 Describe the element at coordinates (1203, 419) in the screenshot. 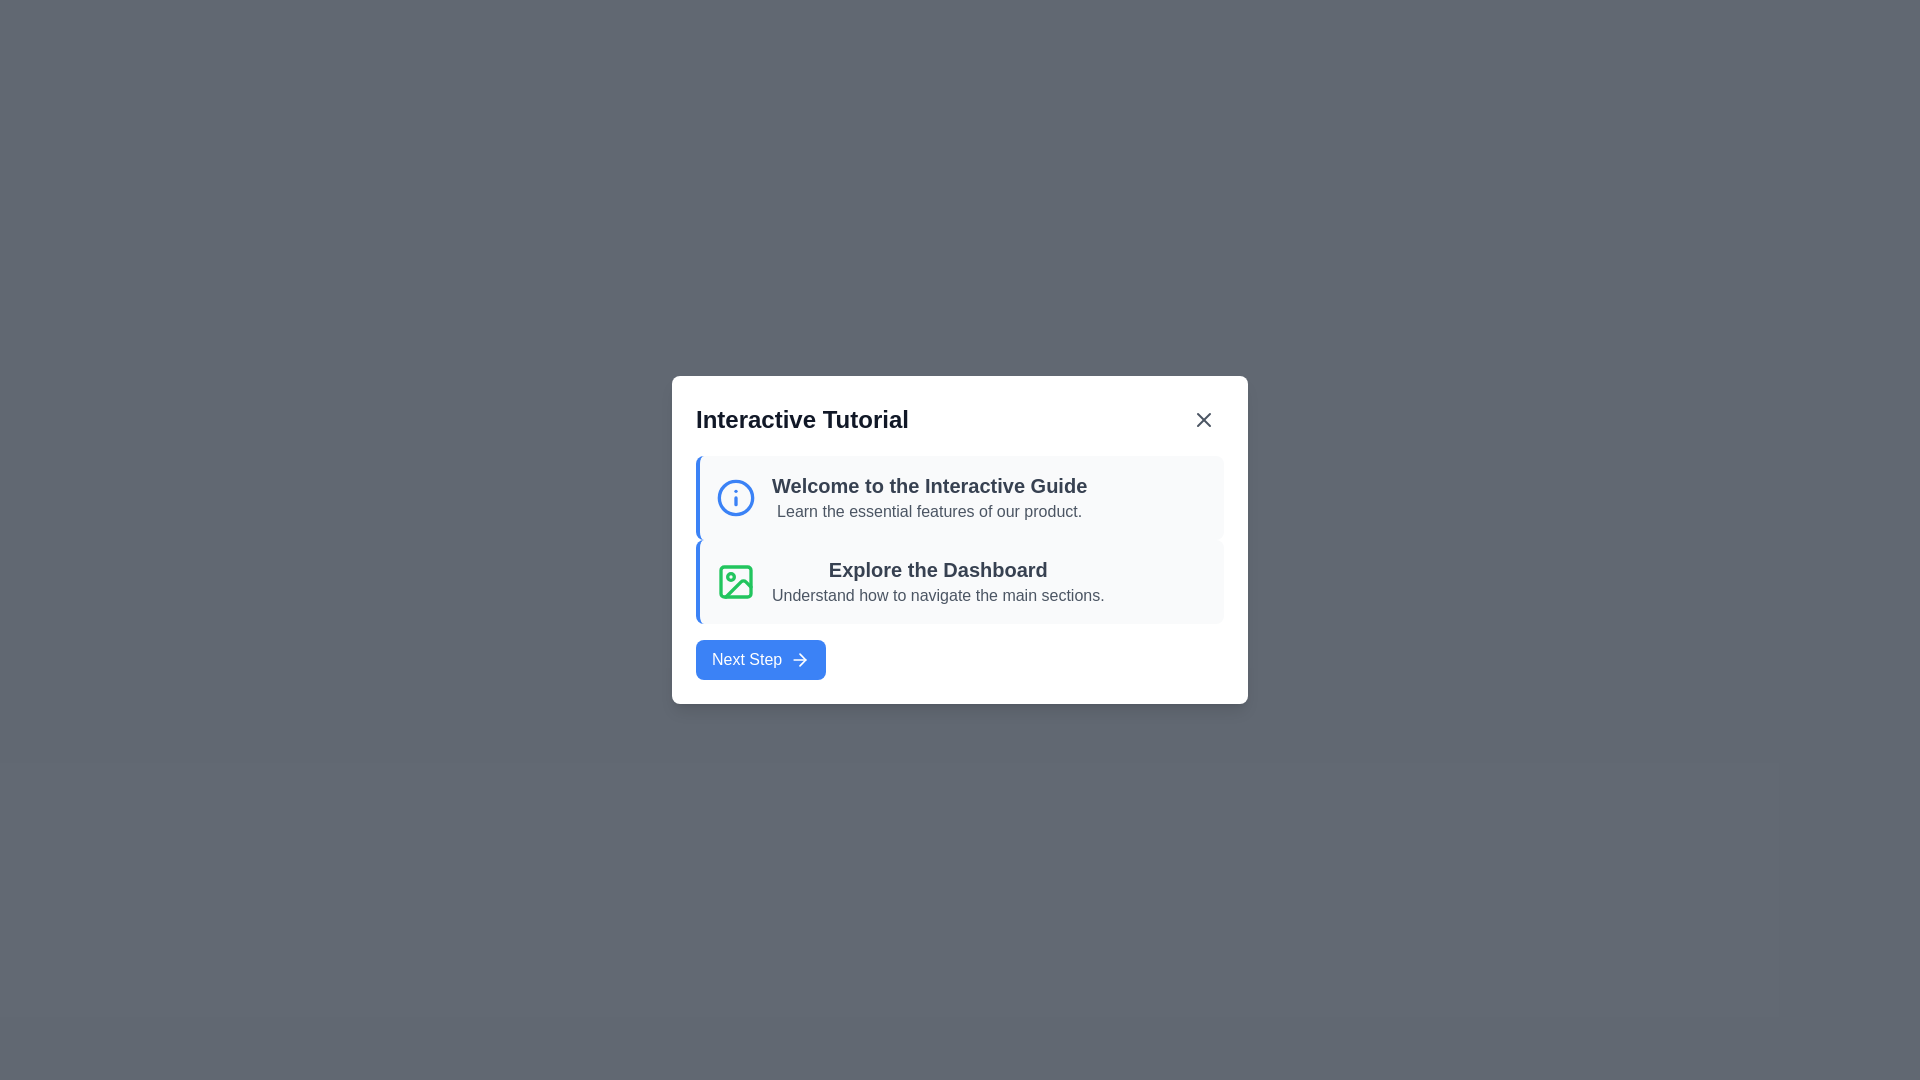

I see `the close button located in the top-right corner of the modal dialog box` at that location.